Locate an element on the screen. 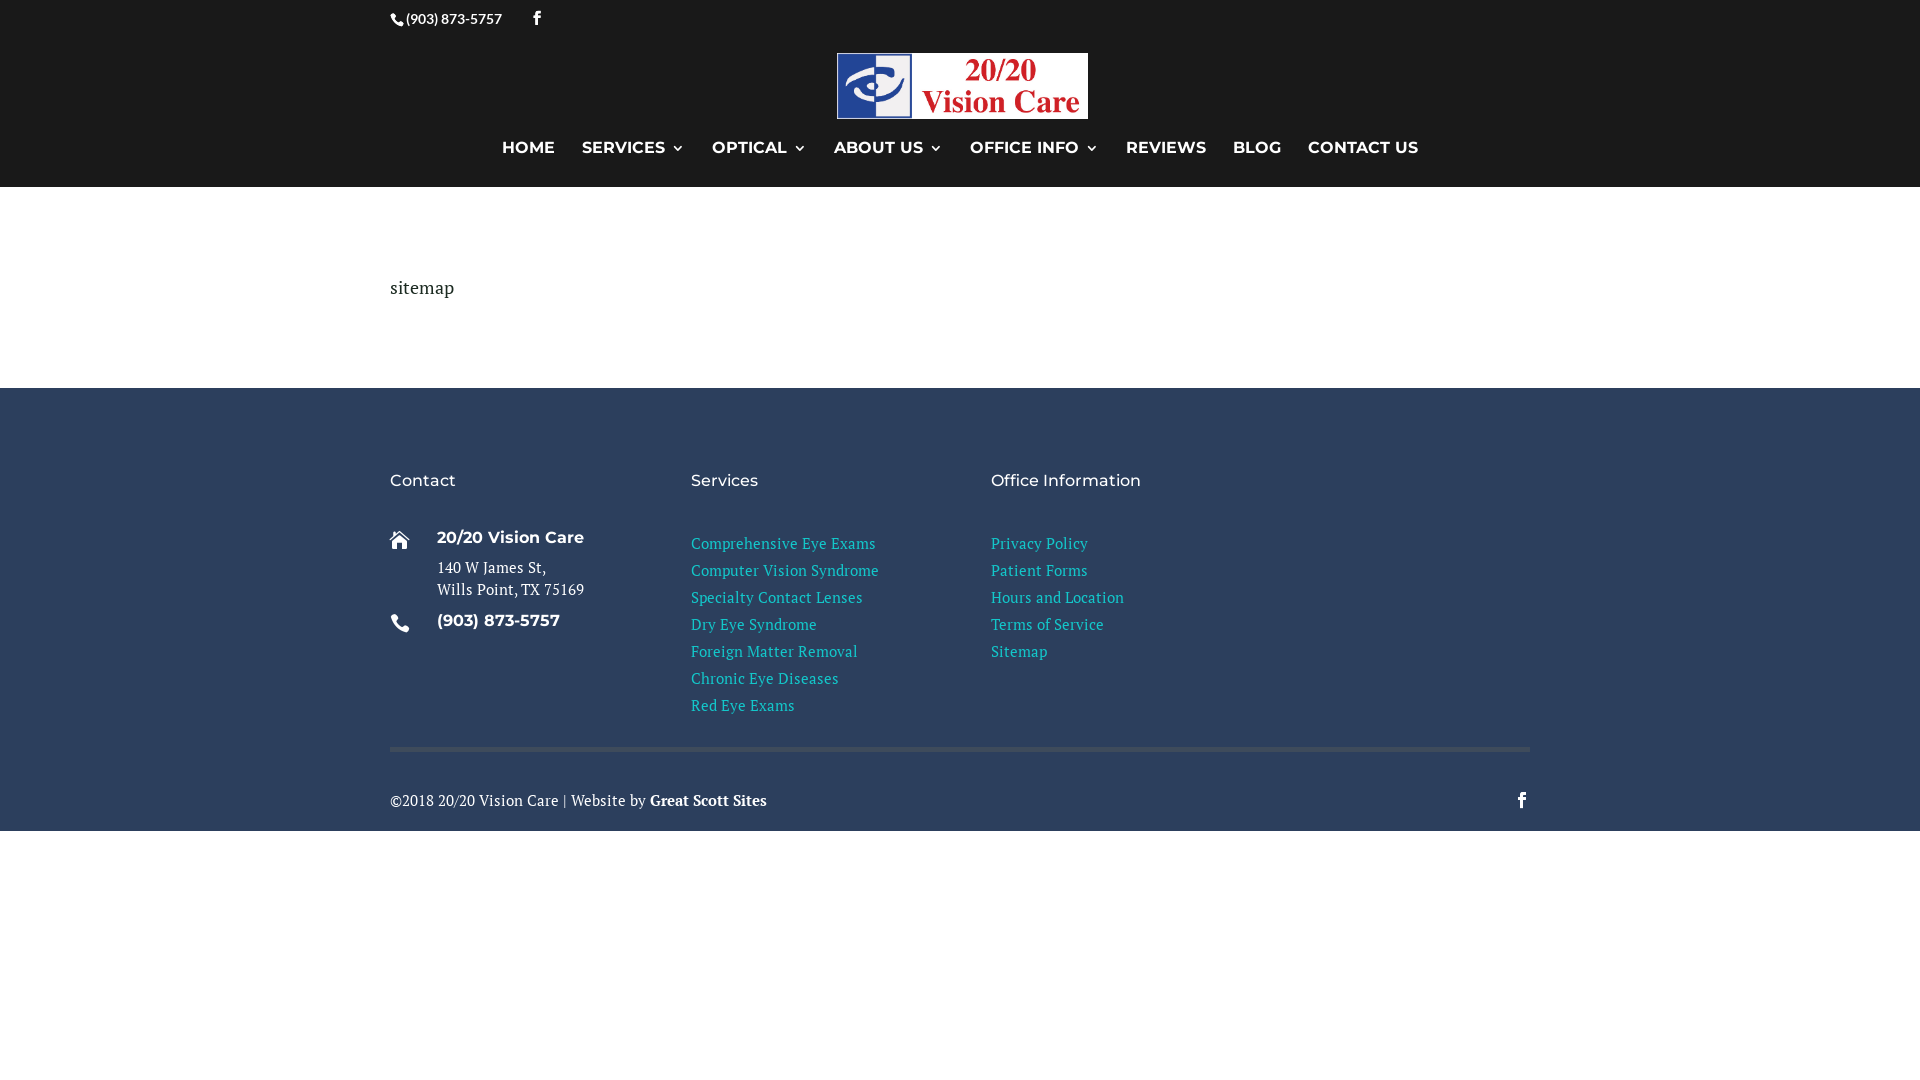 The image size is (1920, 1080). 'Foreign Matter Removal' is located at coordinates (691, 651).